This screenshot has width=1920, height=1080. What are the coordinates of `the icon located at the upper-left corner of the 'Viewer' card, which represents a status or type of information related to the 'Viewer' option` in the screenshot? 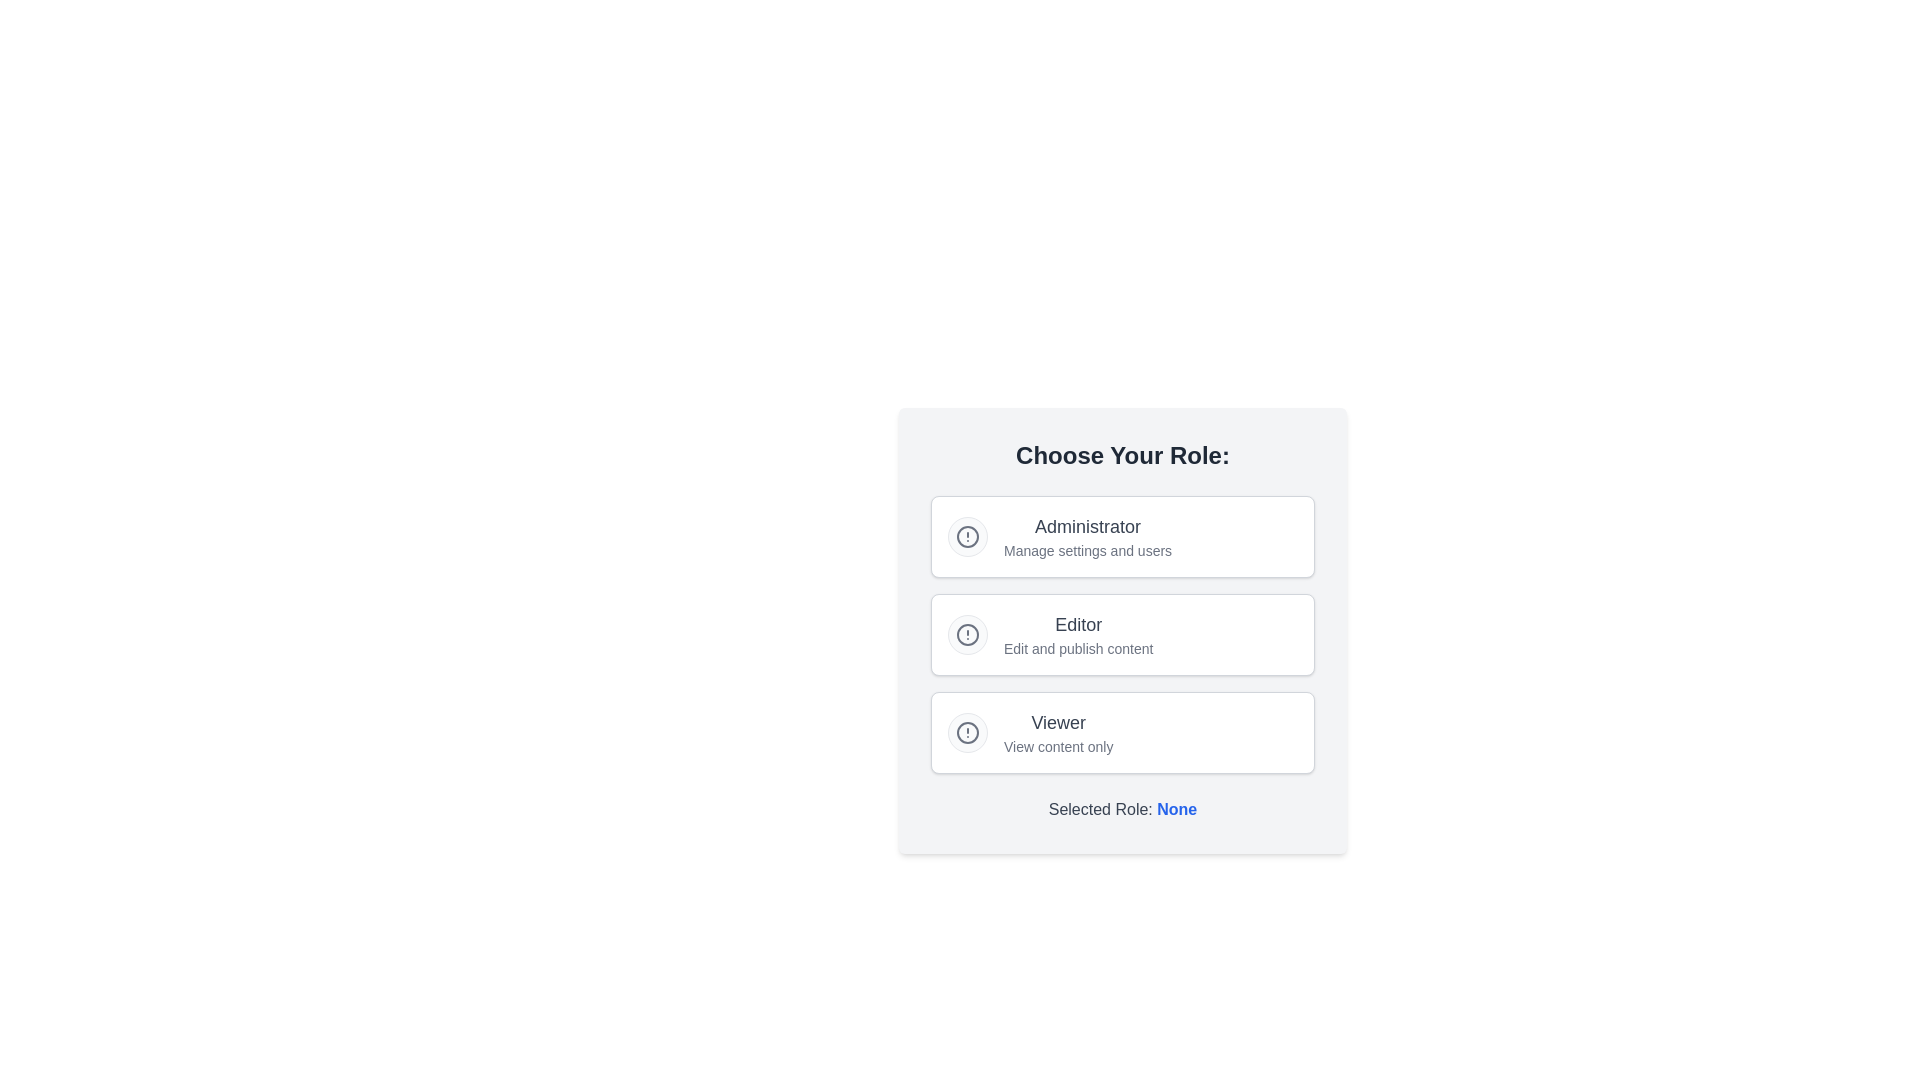 It's located at (968, 732).